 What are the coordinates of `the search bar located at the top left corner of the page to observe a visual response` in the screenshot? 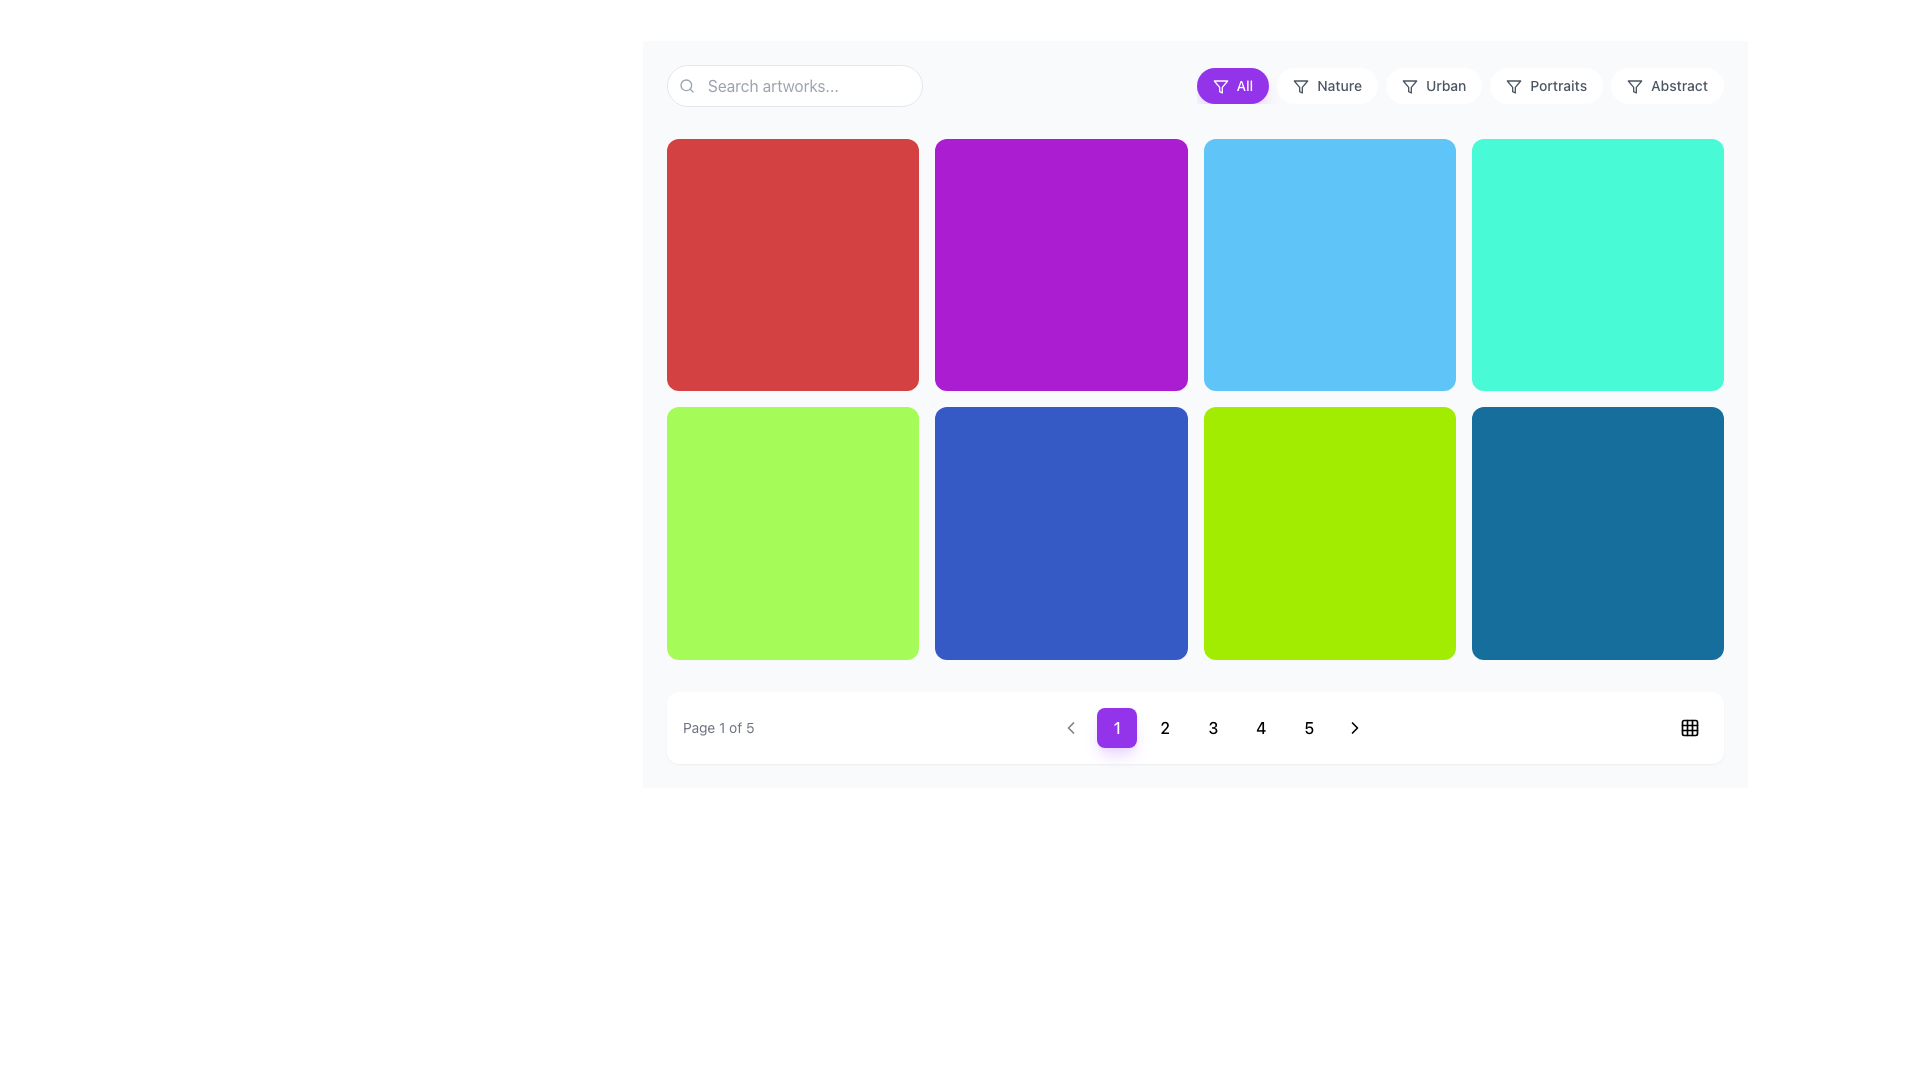 It's located at (794, 84).